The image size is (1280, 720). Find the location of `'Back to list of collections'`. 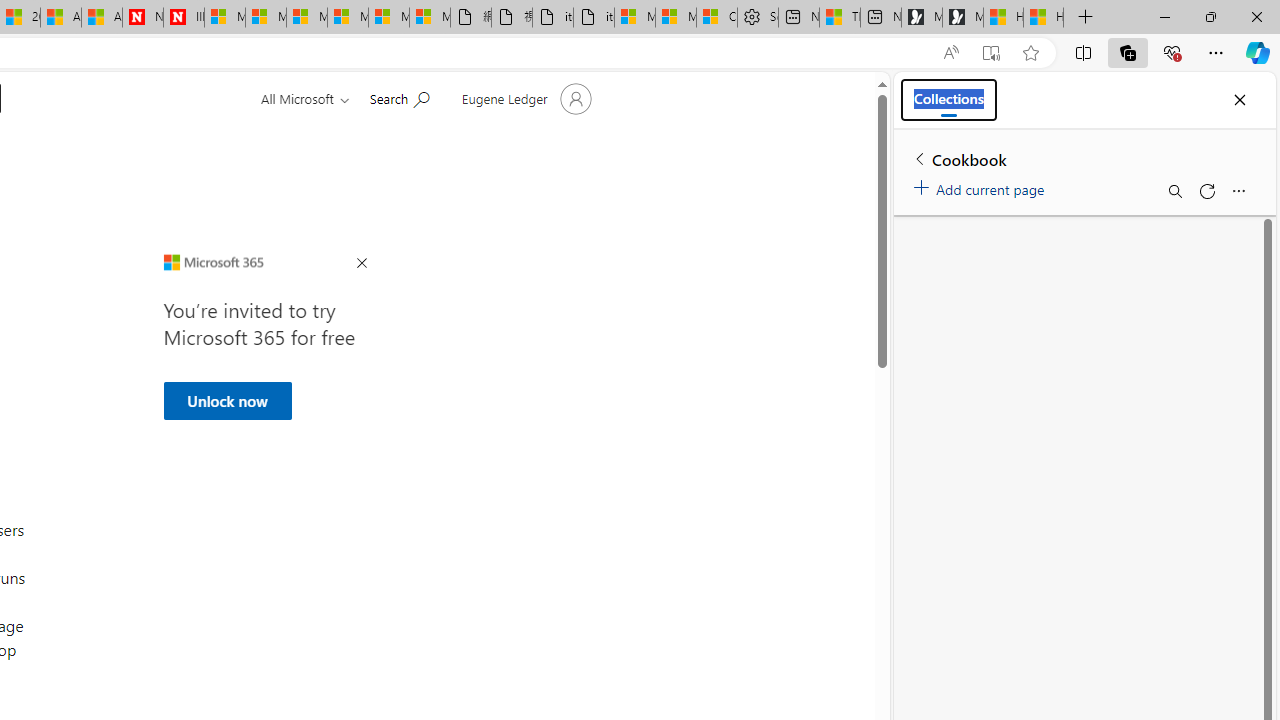

'Back to list of collections' is located at coordinates (919, 158).